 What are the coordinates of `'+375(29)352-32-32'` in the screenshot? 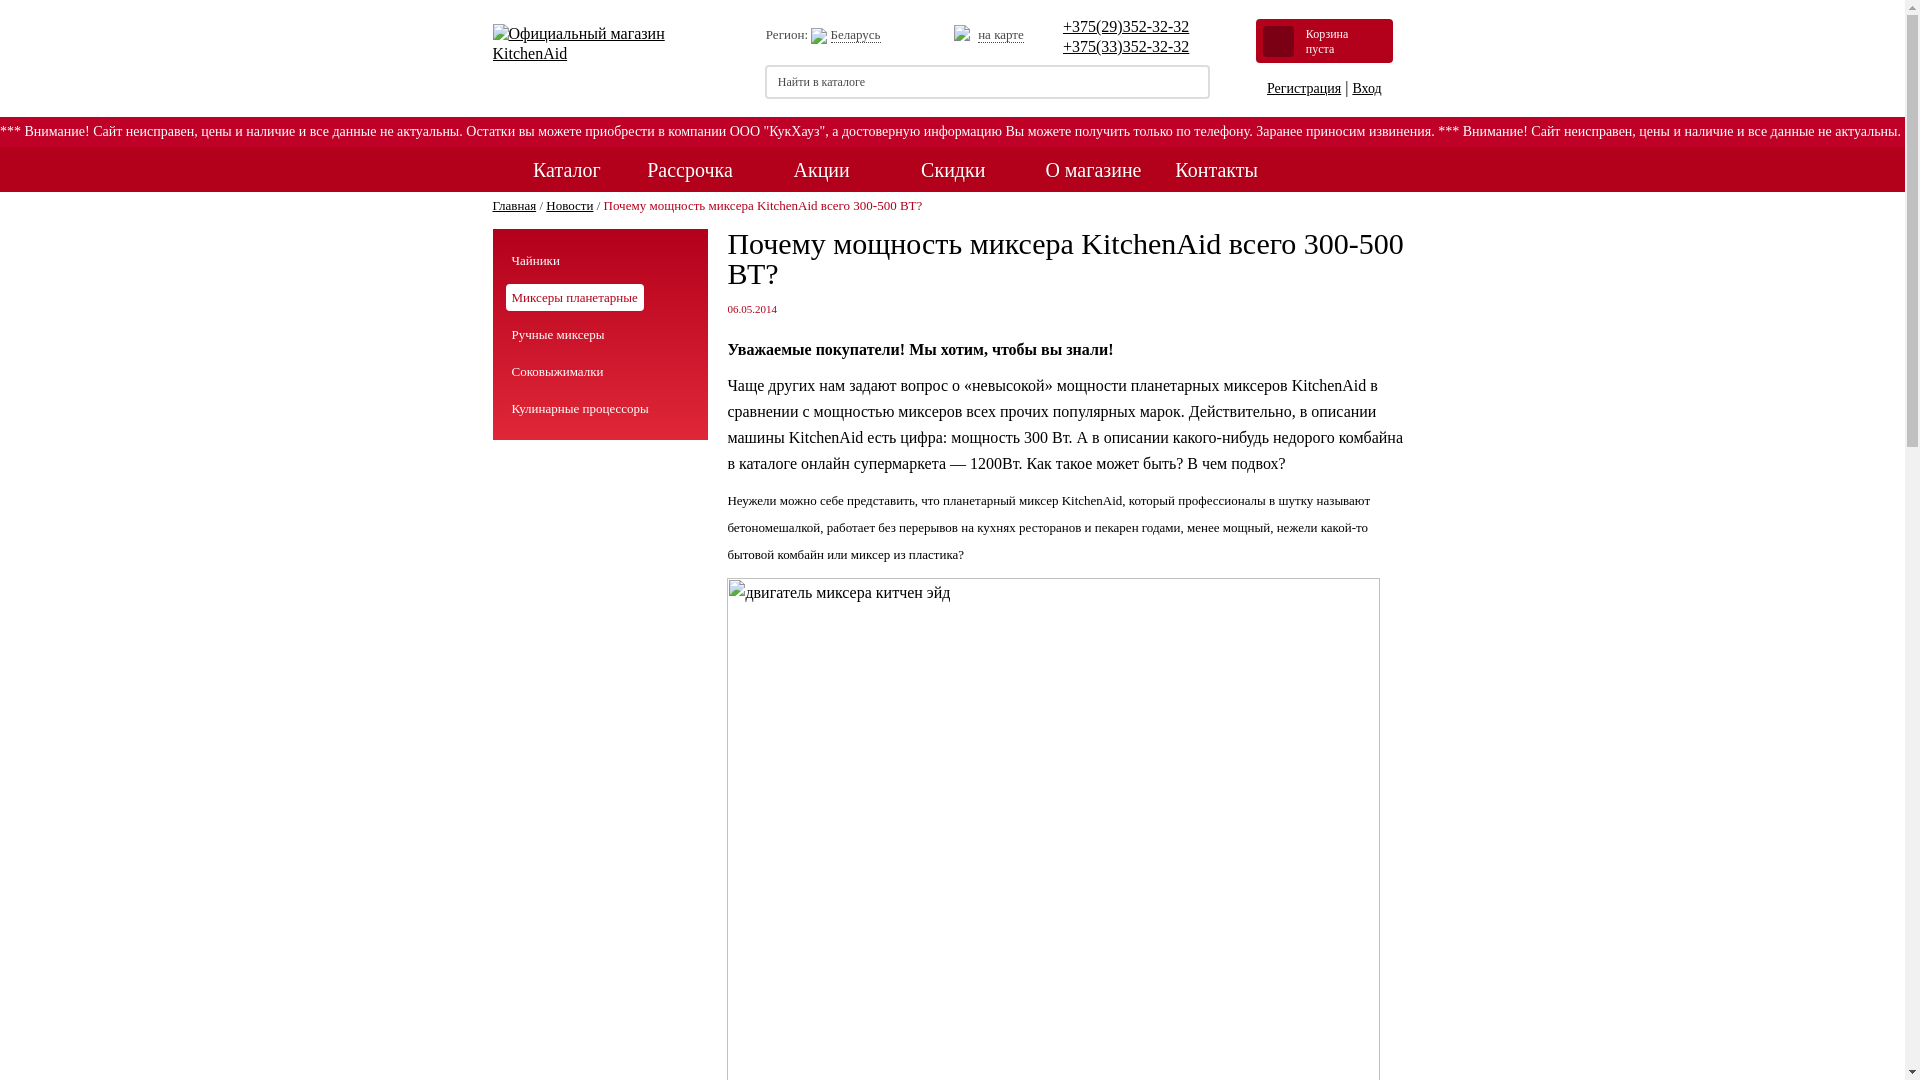 It's located at (1126, 26).